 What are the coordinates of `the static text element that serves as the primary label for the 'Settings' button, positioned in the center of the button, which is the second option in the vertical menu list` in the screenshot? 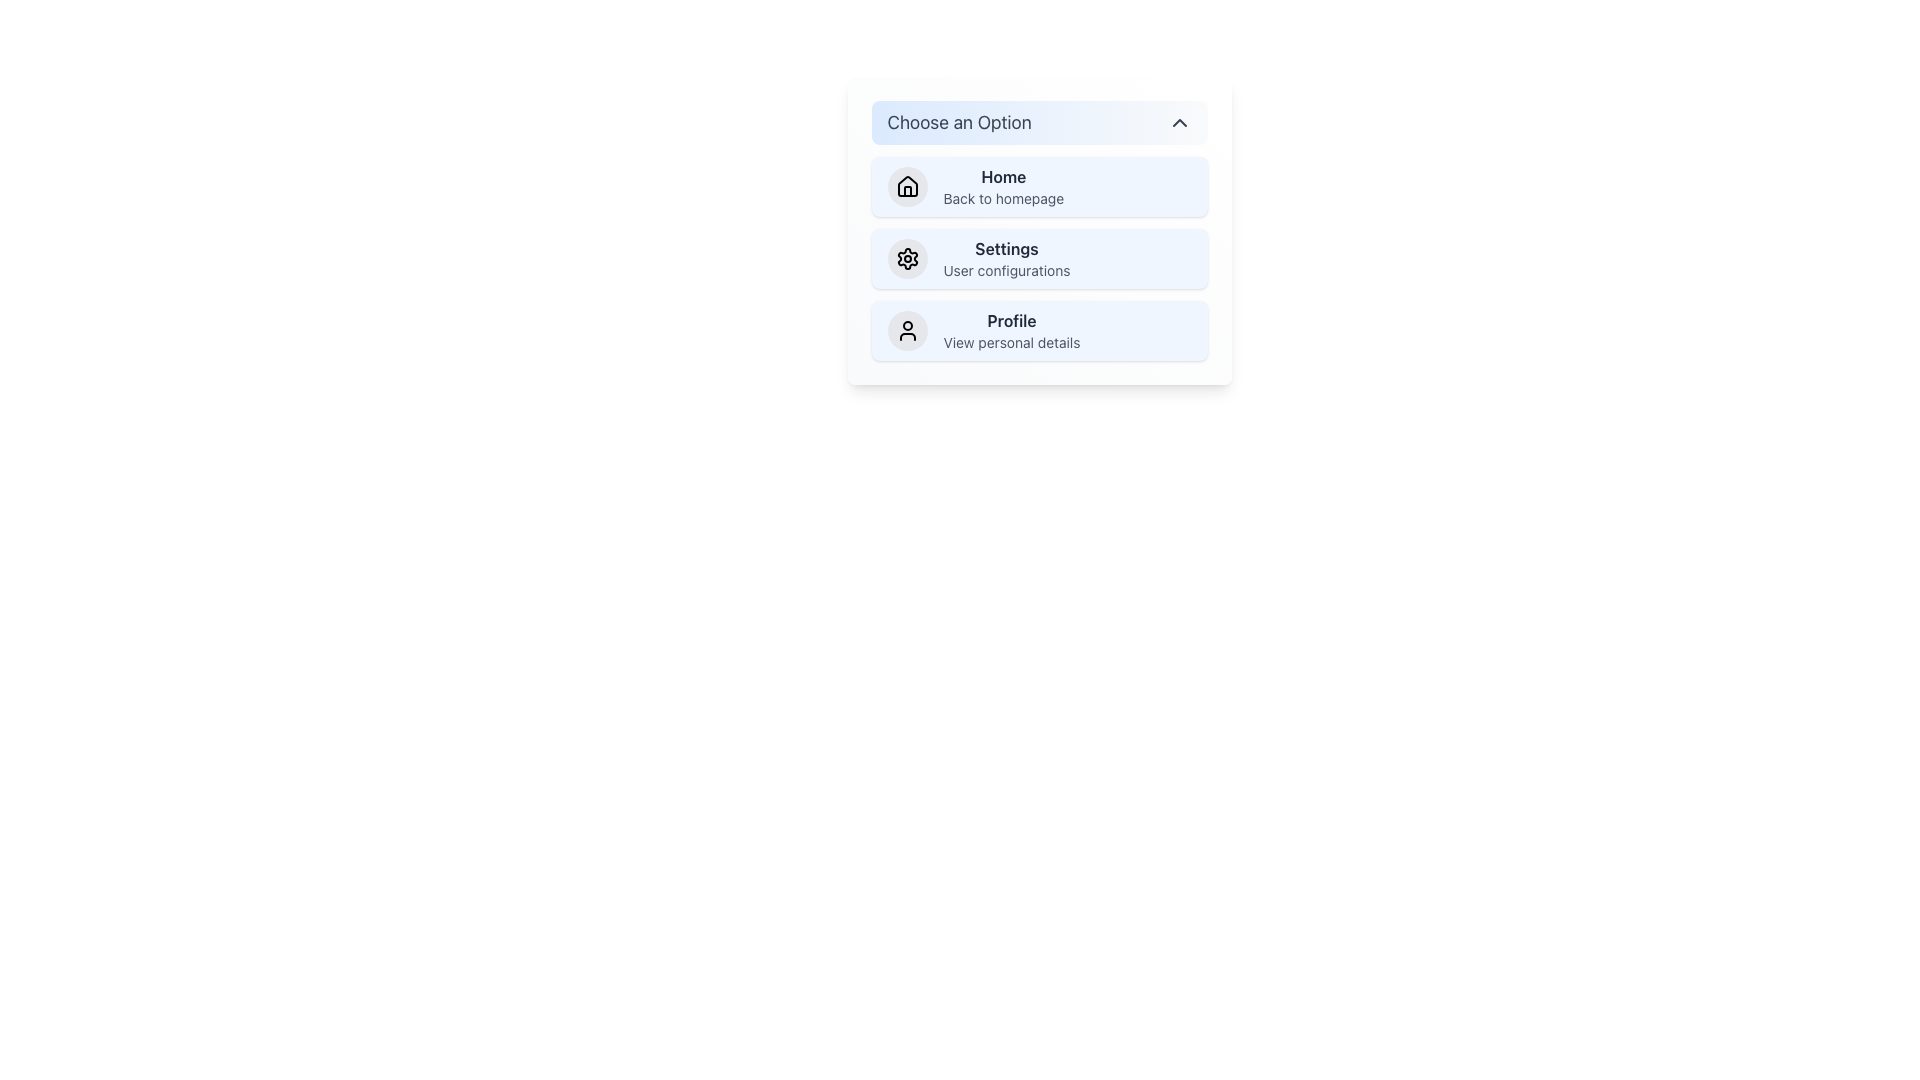 It's located at (1007, 248).